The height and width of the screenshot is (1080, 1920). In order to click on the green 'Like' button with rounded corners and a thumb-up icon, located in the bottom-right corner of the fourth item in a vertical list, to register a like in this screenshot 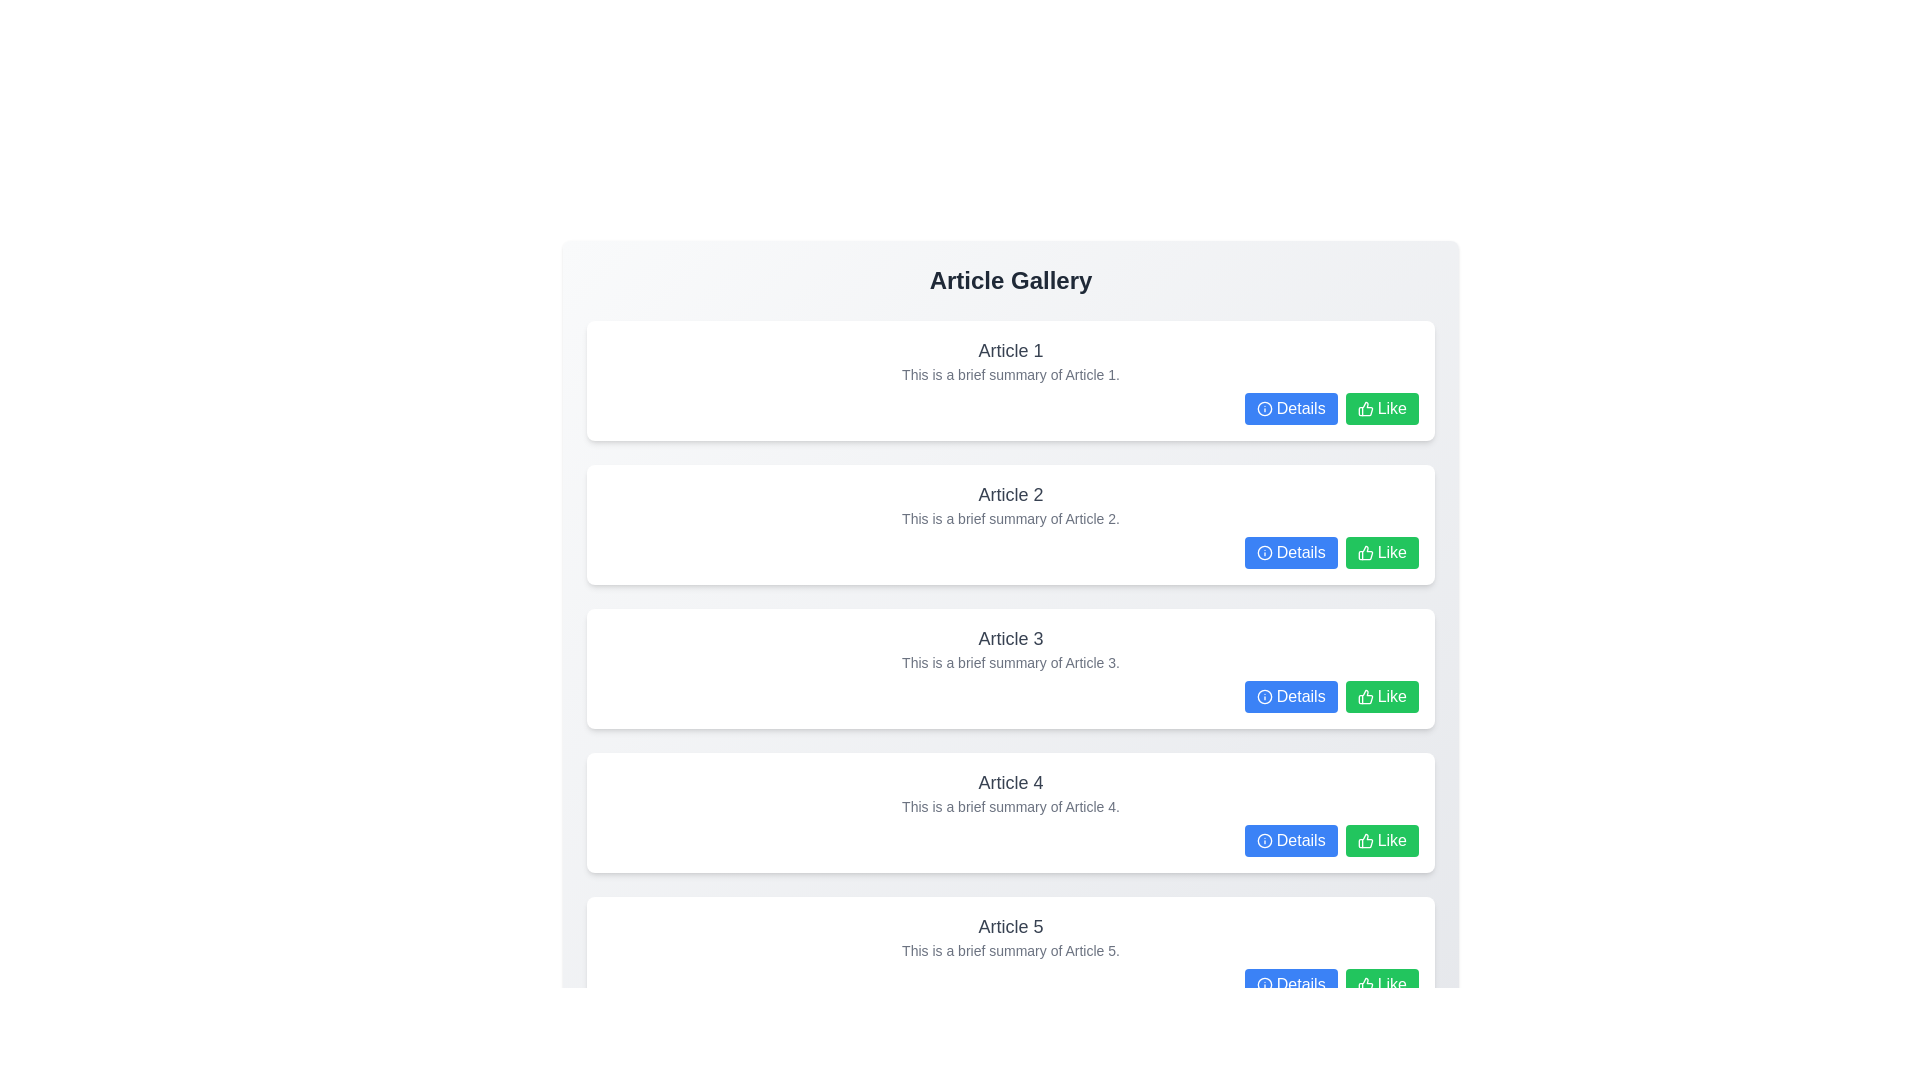, I will do `click(1381, 840)`.